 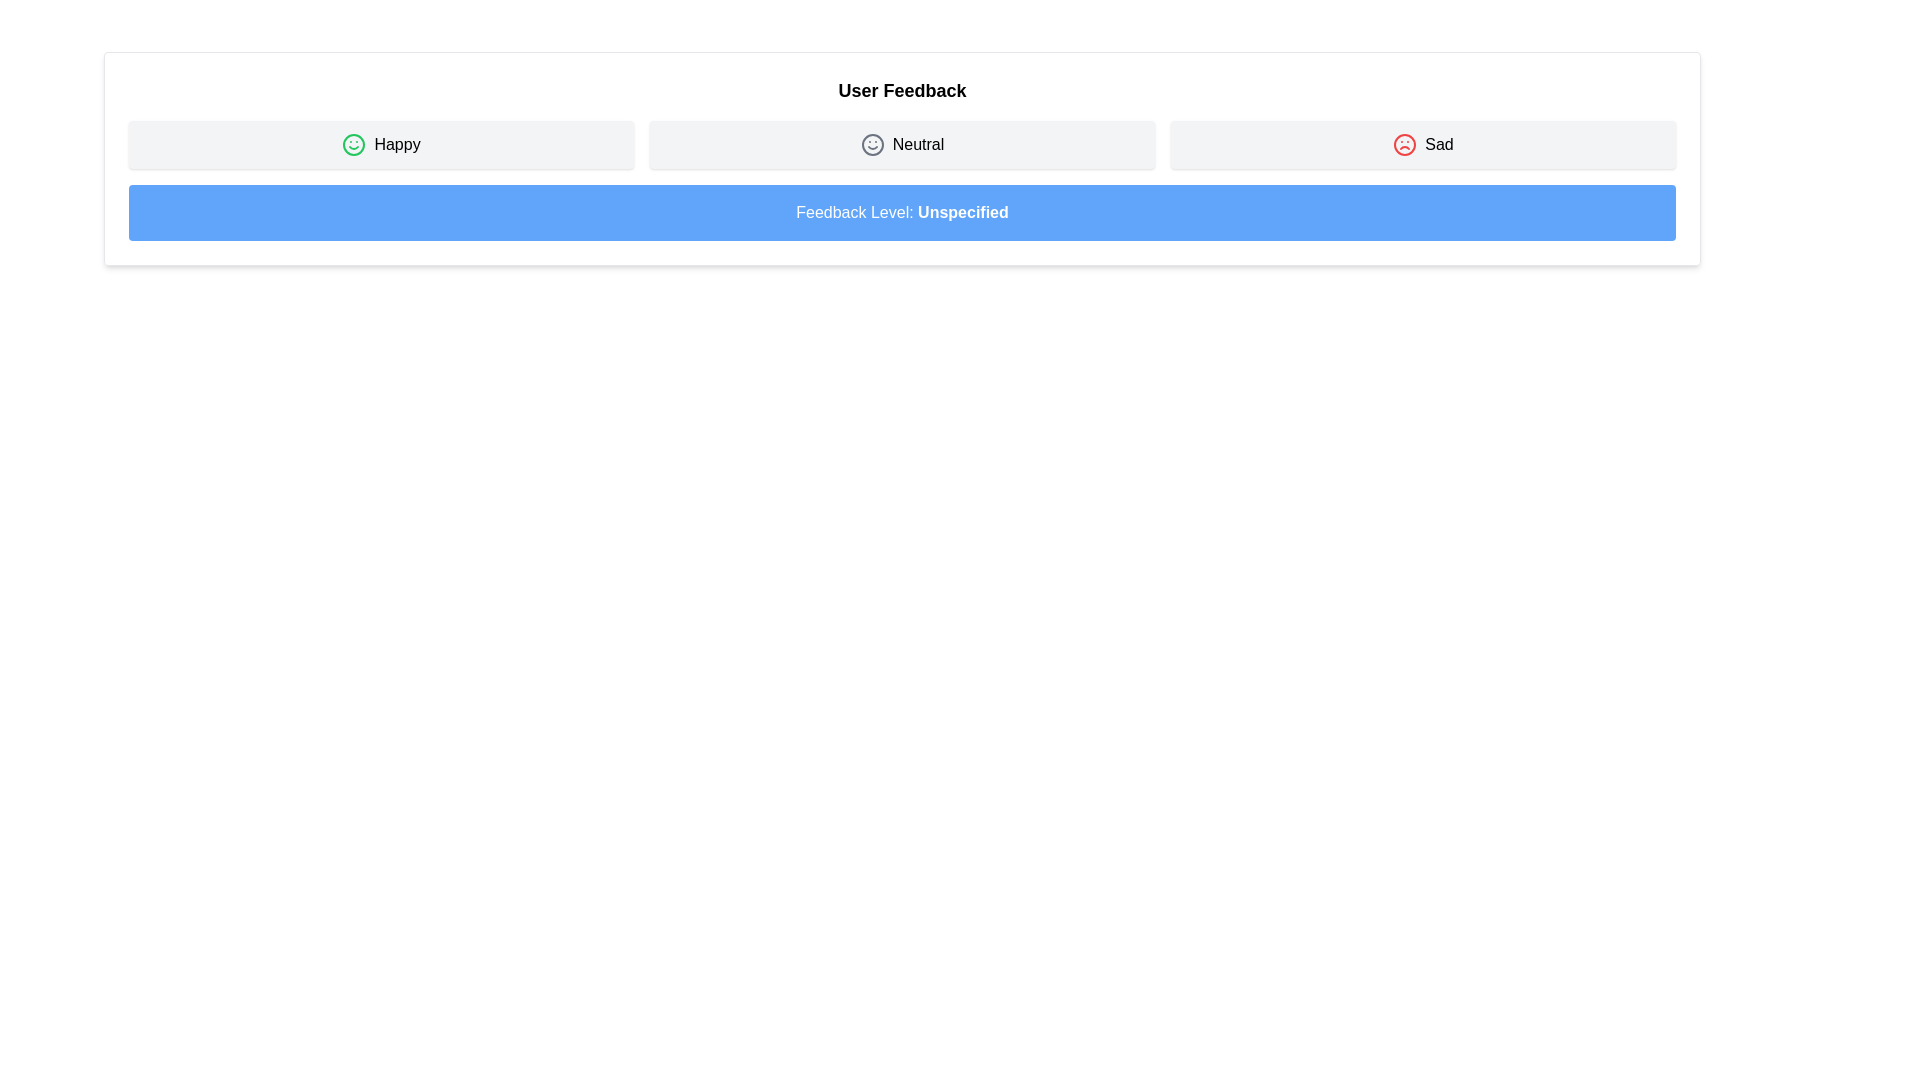 I want to click on the 'Happy' text label that represents the positive sentiment option in the sentiment feedback system, so click(x=397, y=144).